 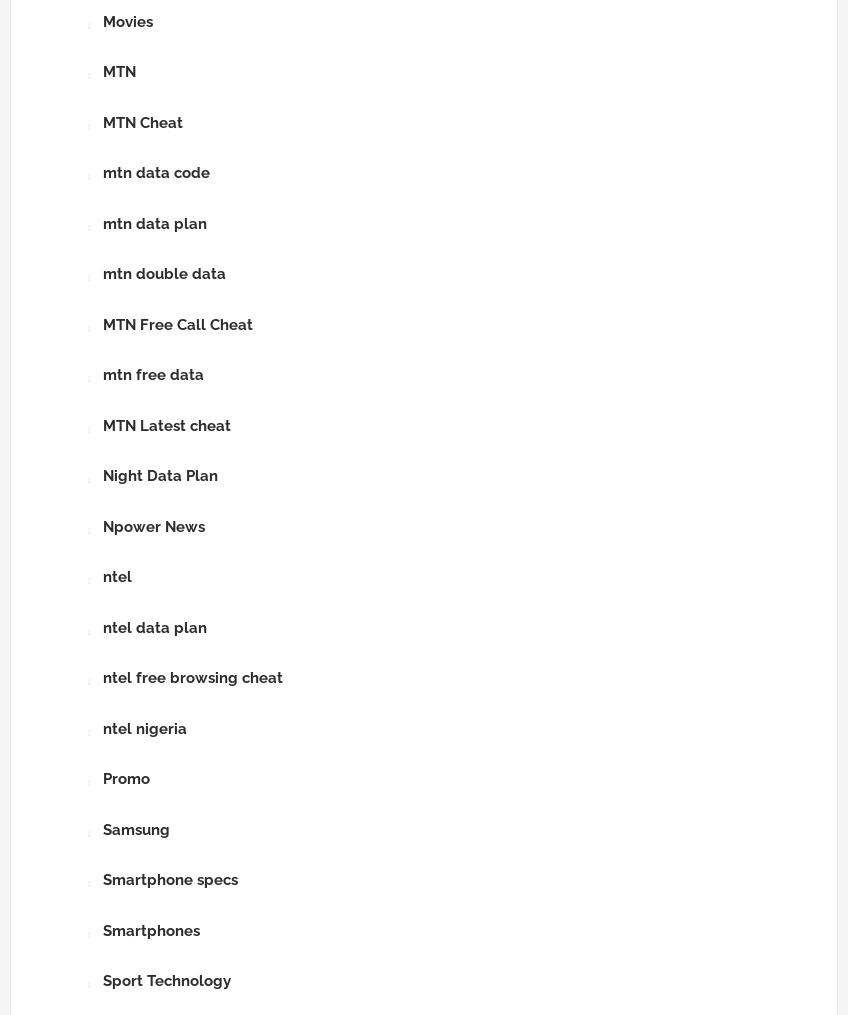 What do you see at coordinates (177, 322) in the screenshot?
I see `'MTN Free Call Cheat'` at bounding box center [177, 322].